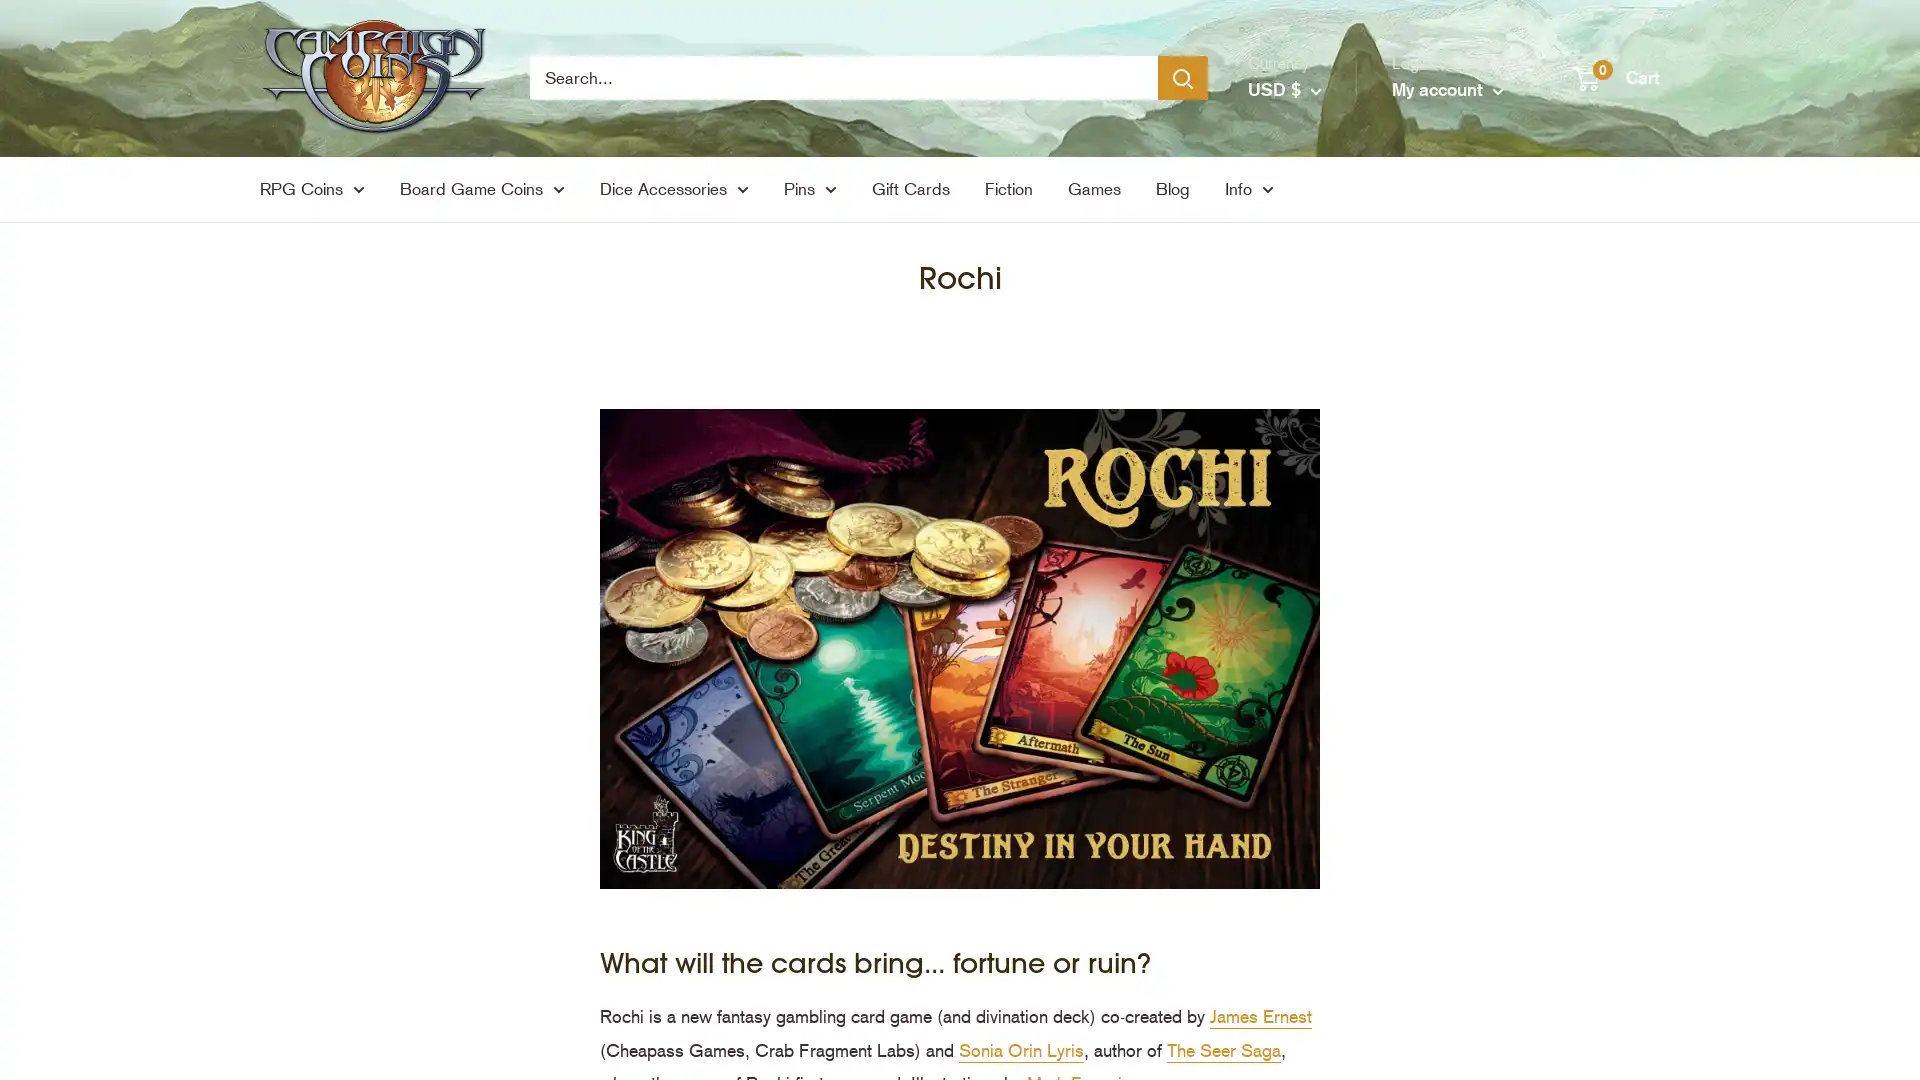 Image resolution: width=1920 pixels, height=1080 pixels. I want to click on Search, so click(1182, 76).